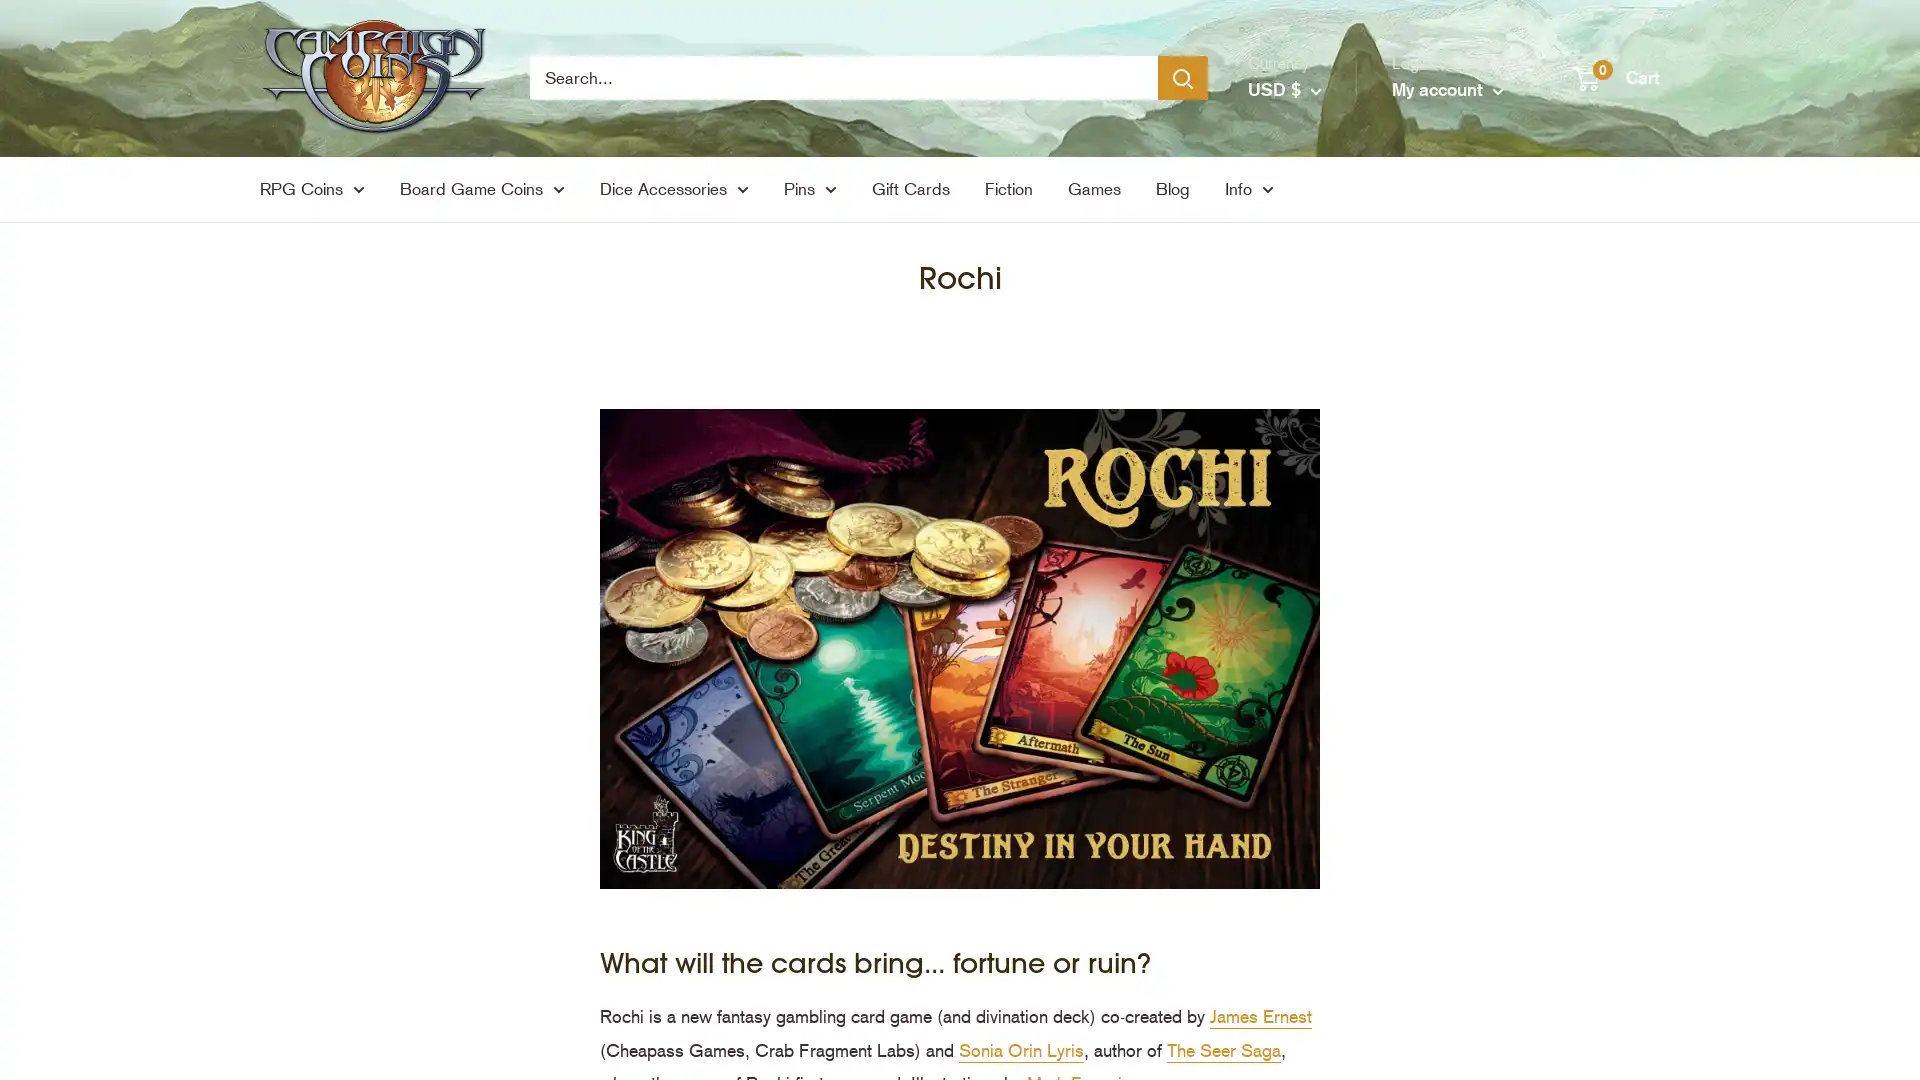 Image resolution: width=1920 pixels, height=1080 pixels. I want to click on Search, so click(1182, 76).